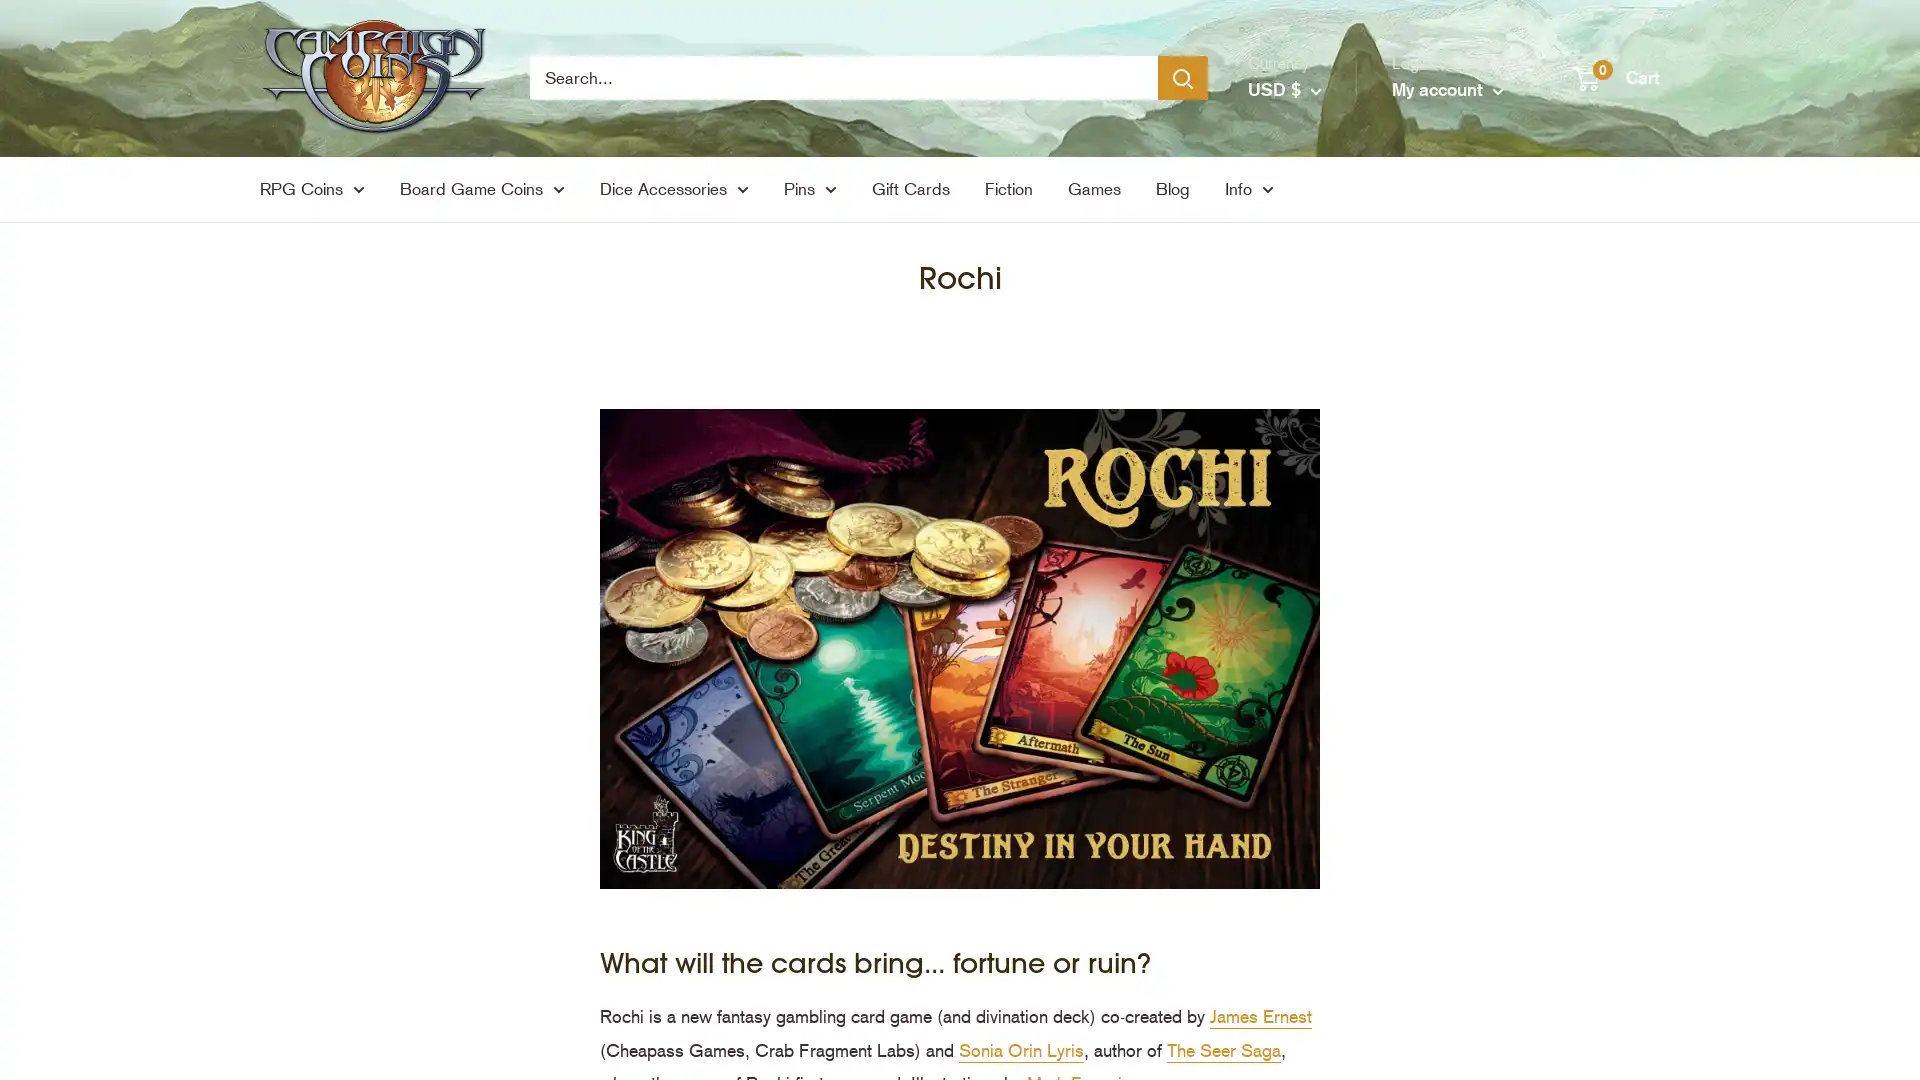 Image resolution: width=1920 pixels, height=1080 pixels. I want to click on Search, so click(1182, 76).